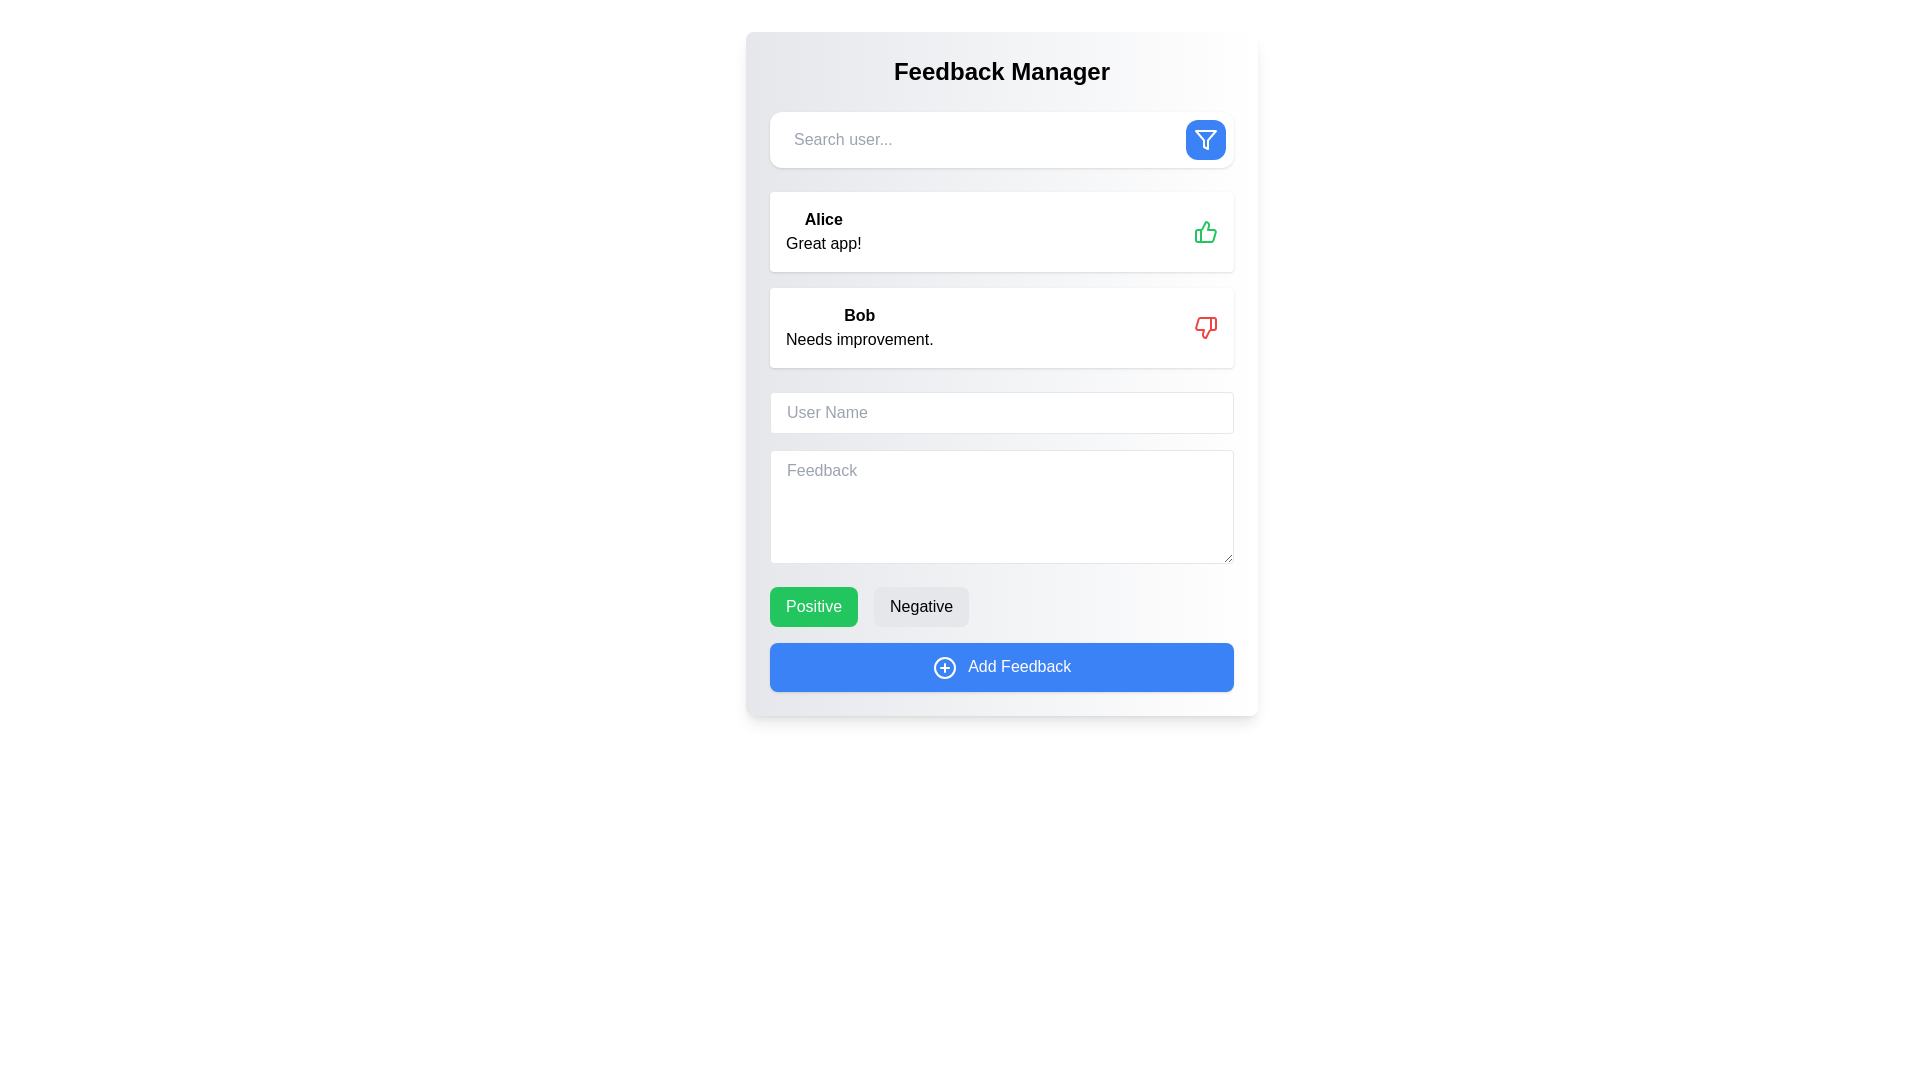 This screenshot has width=1920, height=1080. Describe the element at coordinates (943, 667) in the screenshot. I see `the central circle of the plus icon within the 'Add Feedback' button located at the bottom center of the interface` at that location.